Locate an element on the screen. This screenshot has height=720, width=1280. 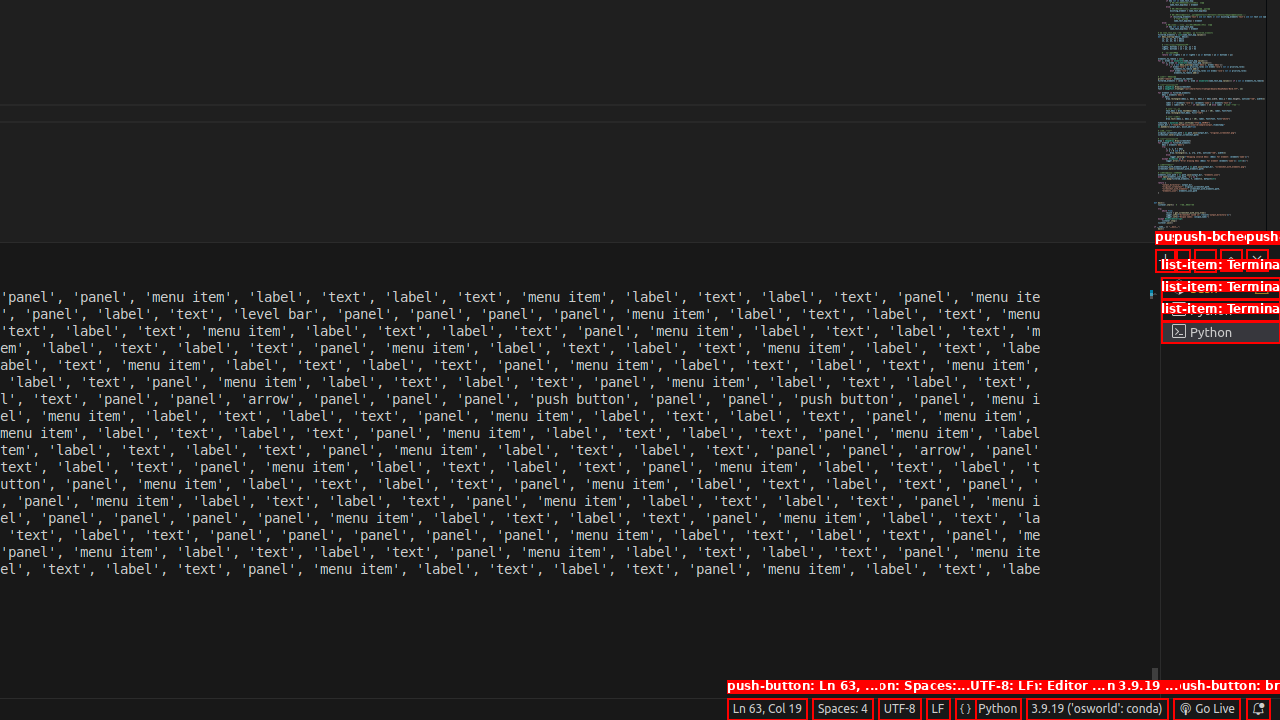
'Ln 63, Col 19' is located at coordinates (765, 707).